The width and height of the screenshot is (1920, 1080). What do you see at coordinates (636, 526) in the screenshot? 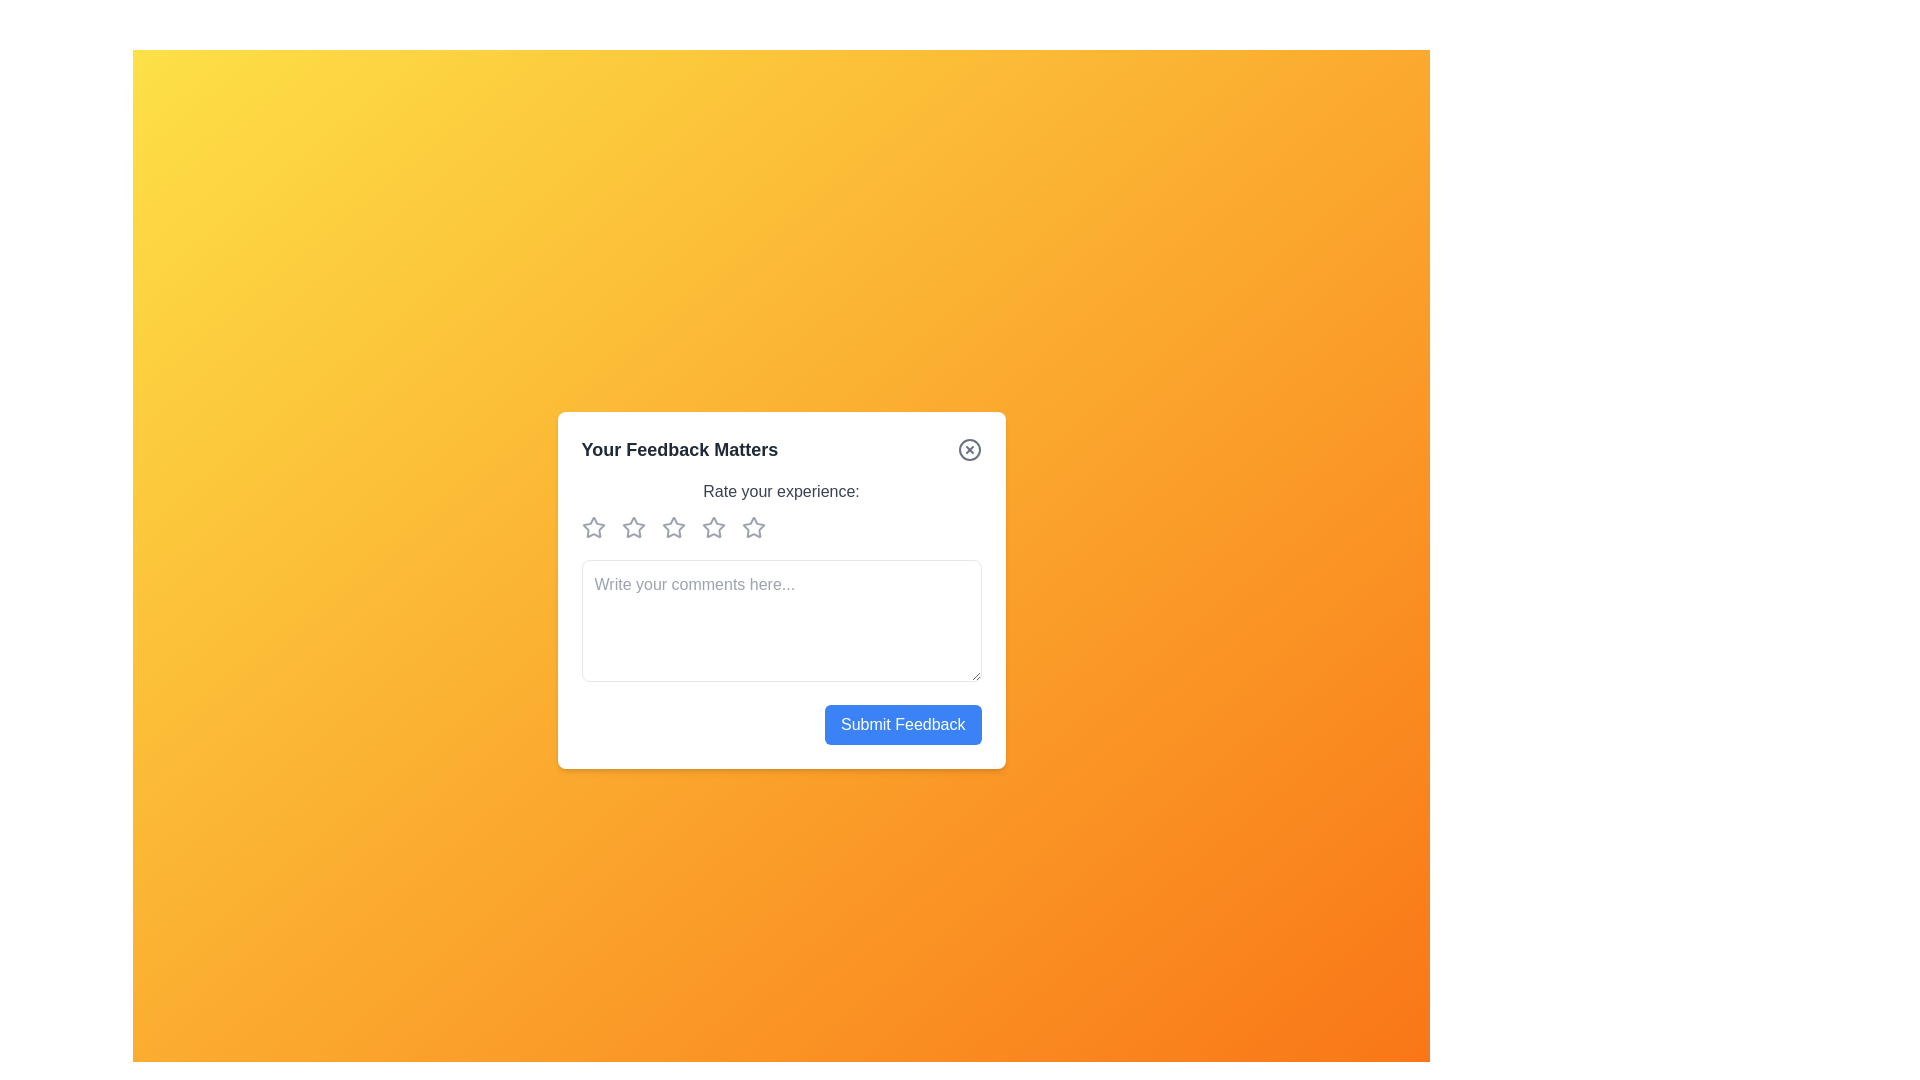
I see `the rating to 2 stars by clicking on the corresponding star` at bounding box center [636, 526].